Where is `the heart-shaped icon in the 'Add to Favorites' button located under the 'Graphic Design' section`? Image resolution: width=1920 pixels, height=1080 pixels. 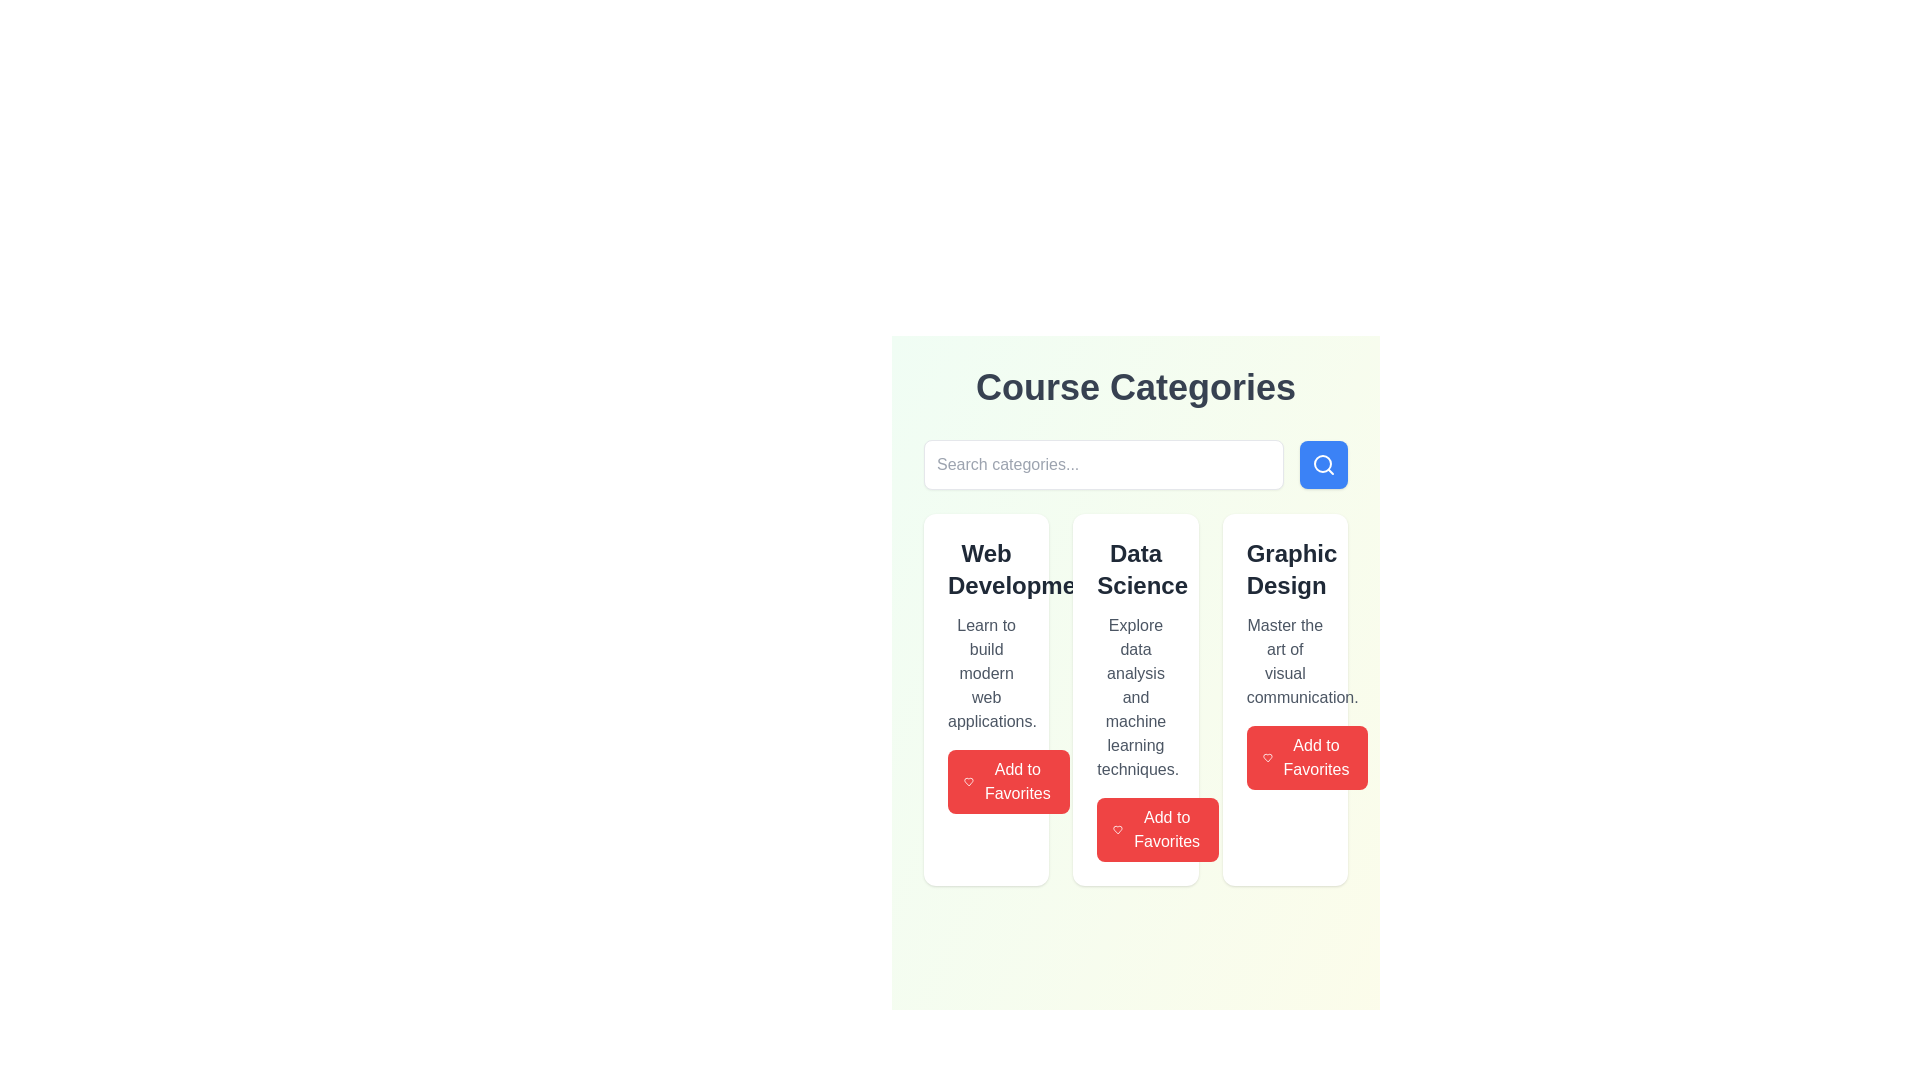
the heart-shaped icon in the 'Add to Favorites' button located under the 'Graphic Design' section is located at coordinates (1266, 758).